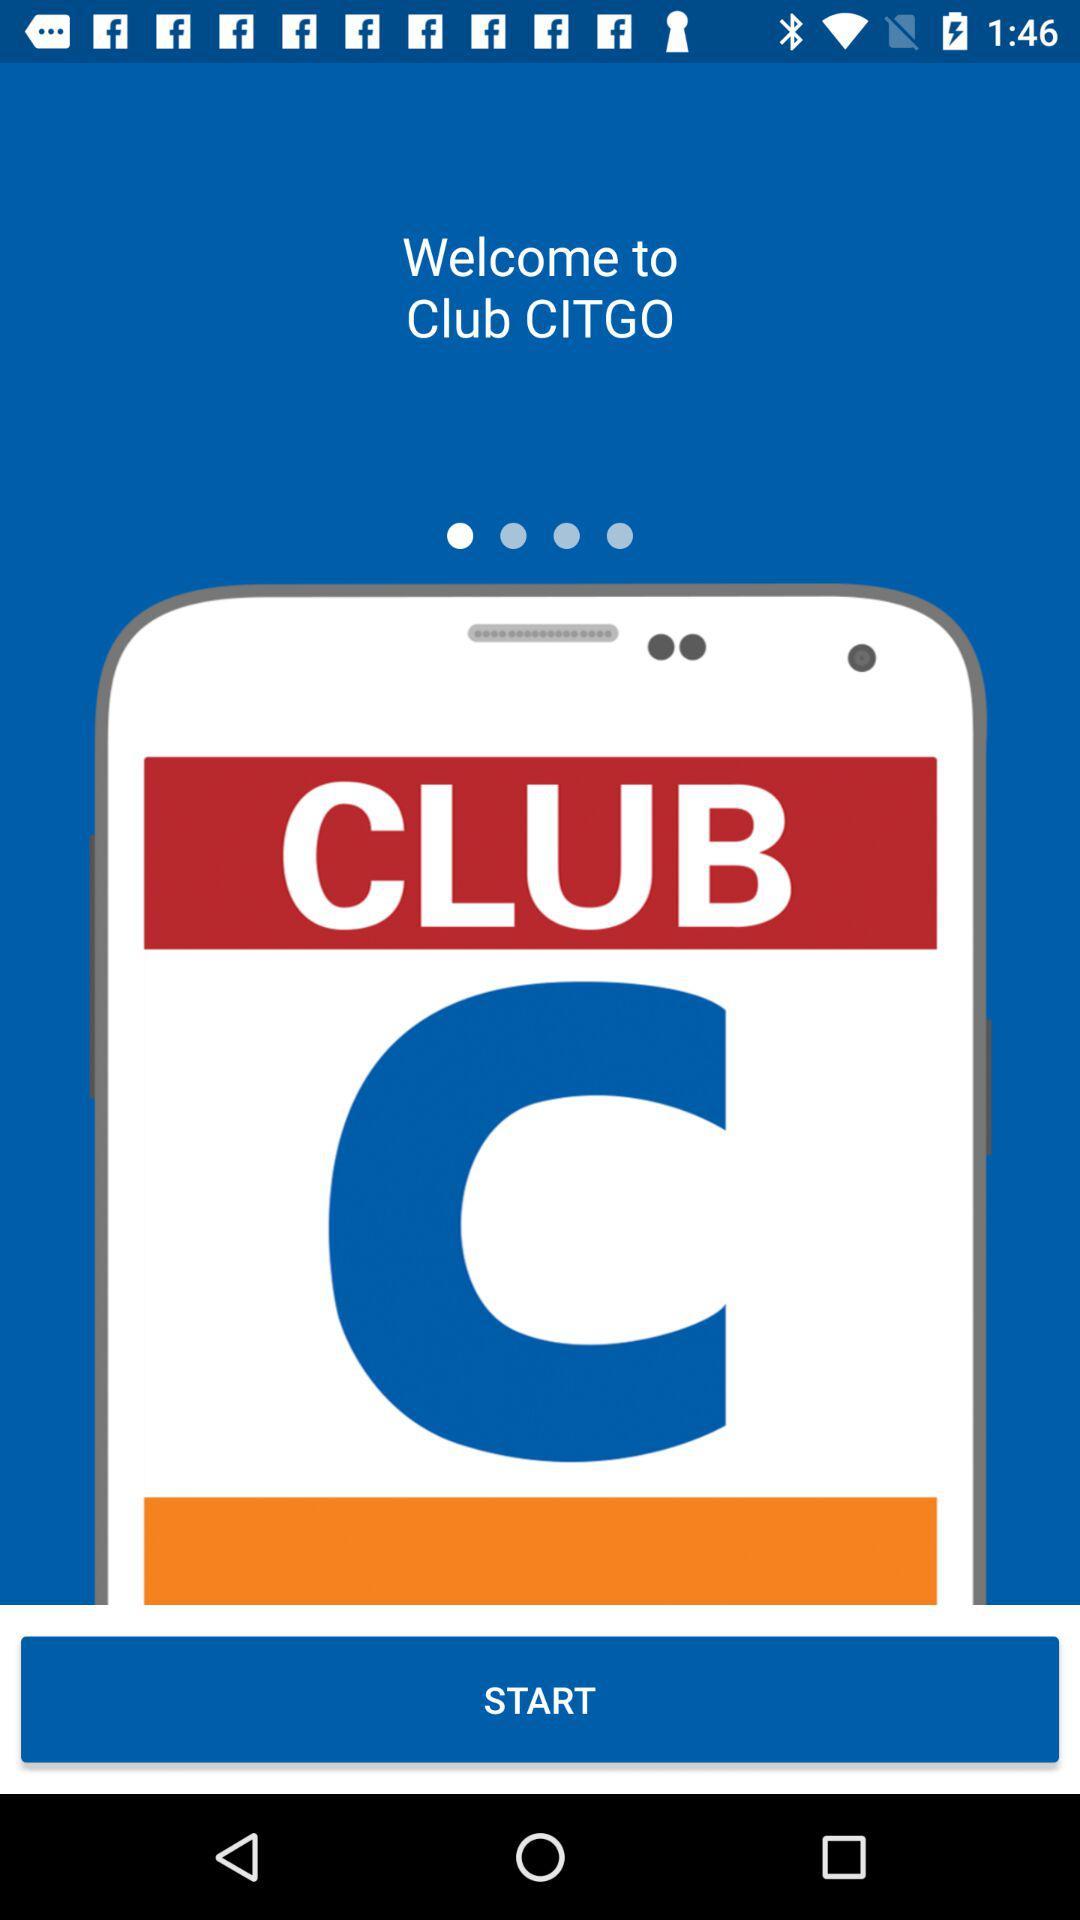  I want to click on move to page, so click(618, 535).